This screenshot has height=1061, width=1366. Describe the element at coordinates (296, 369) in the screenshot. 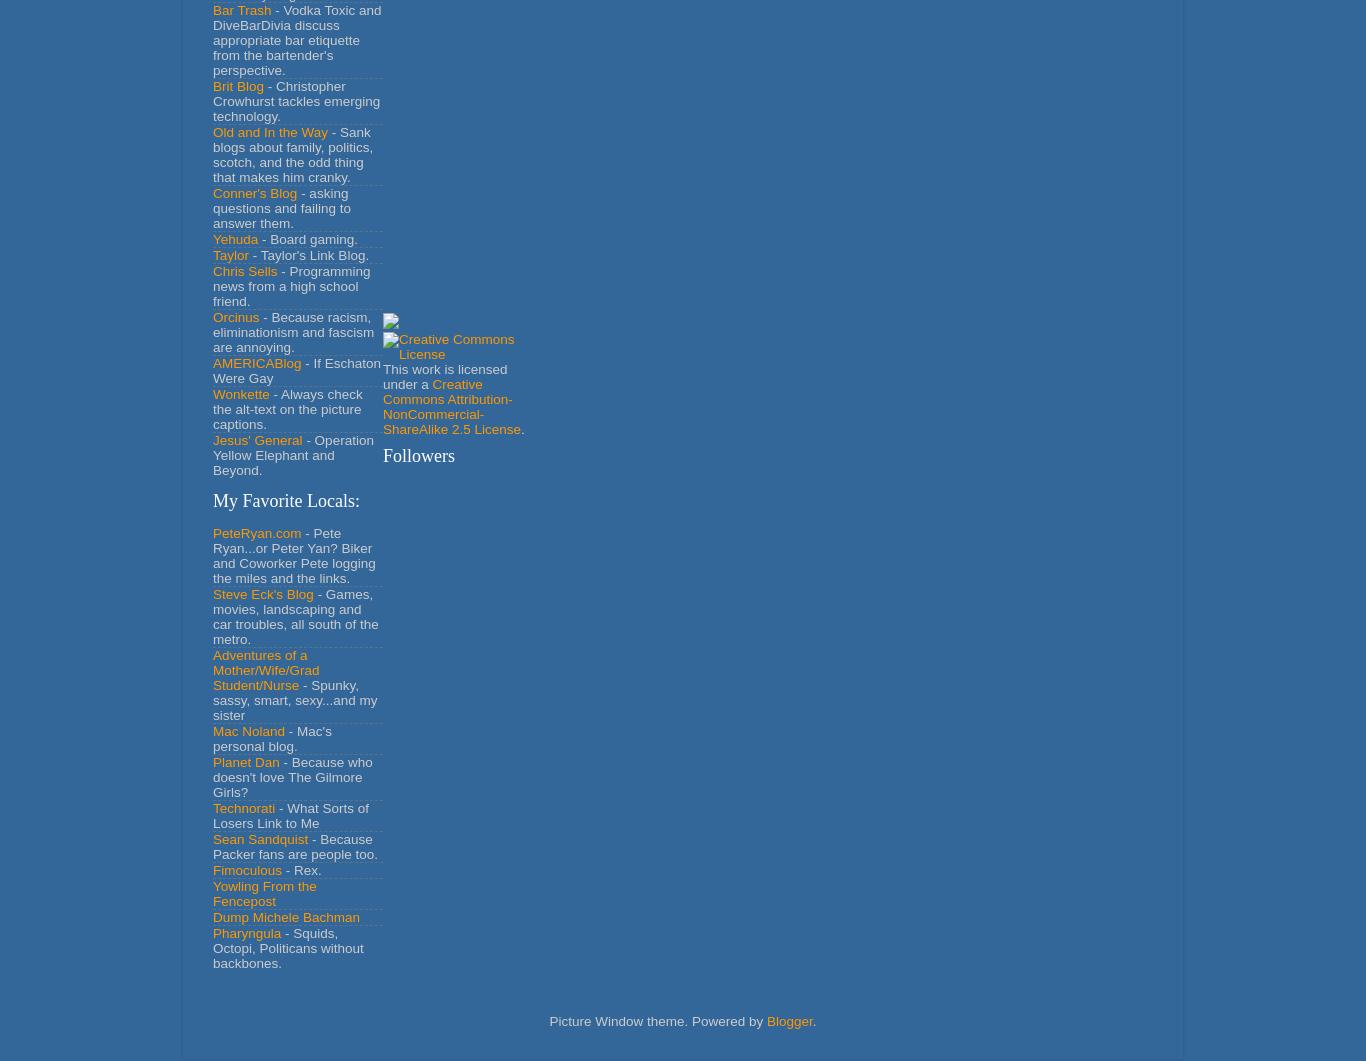

I see `'- If Eschaton Were Gay'` at that location.